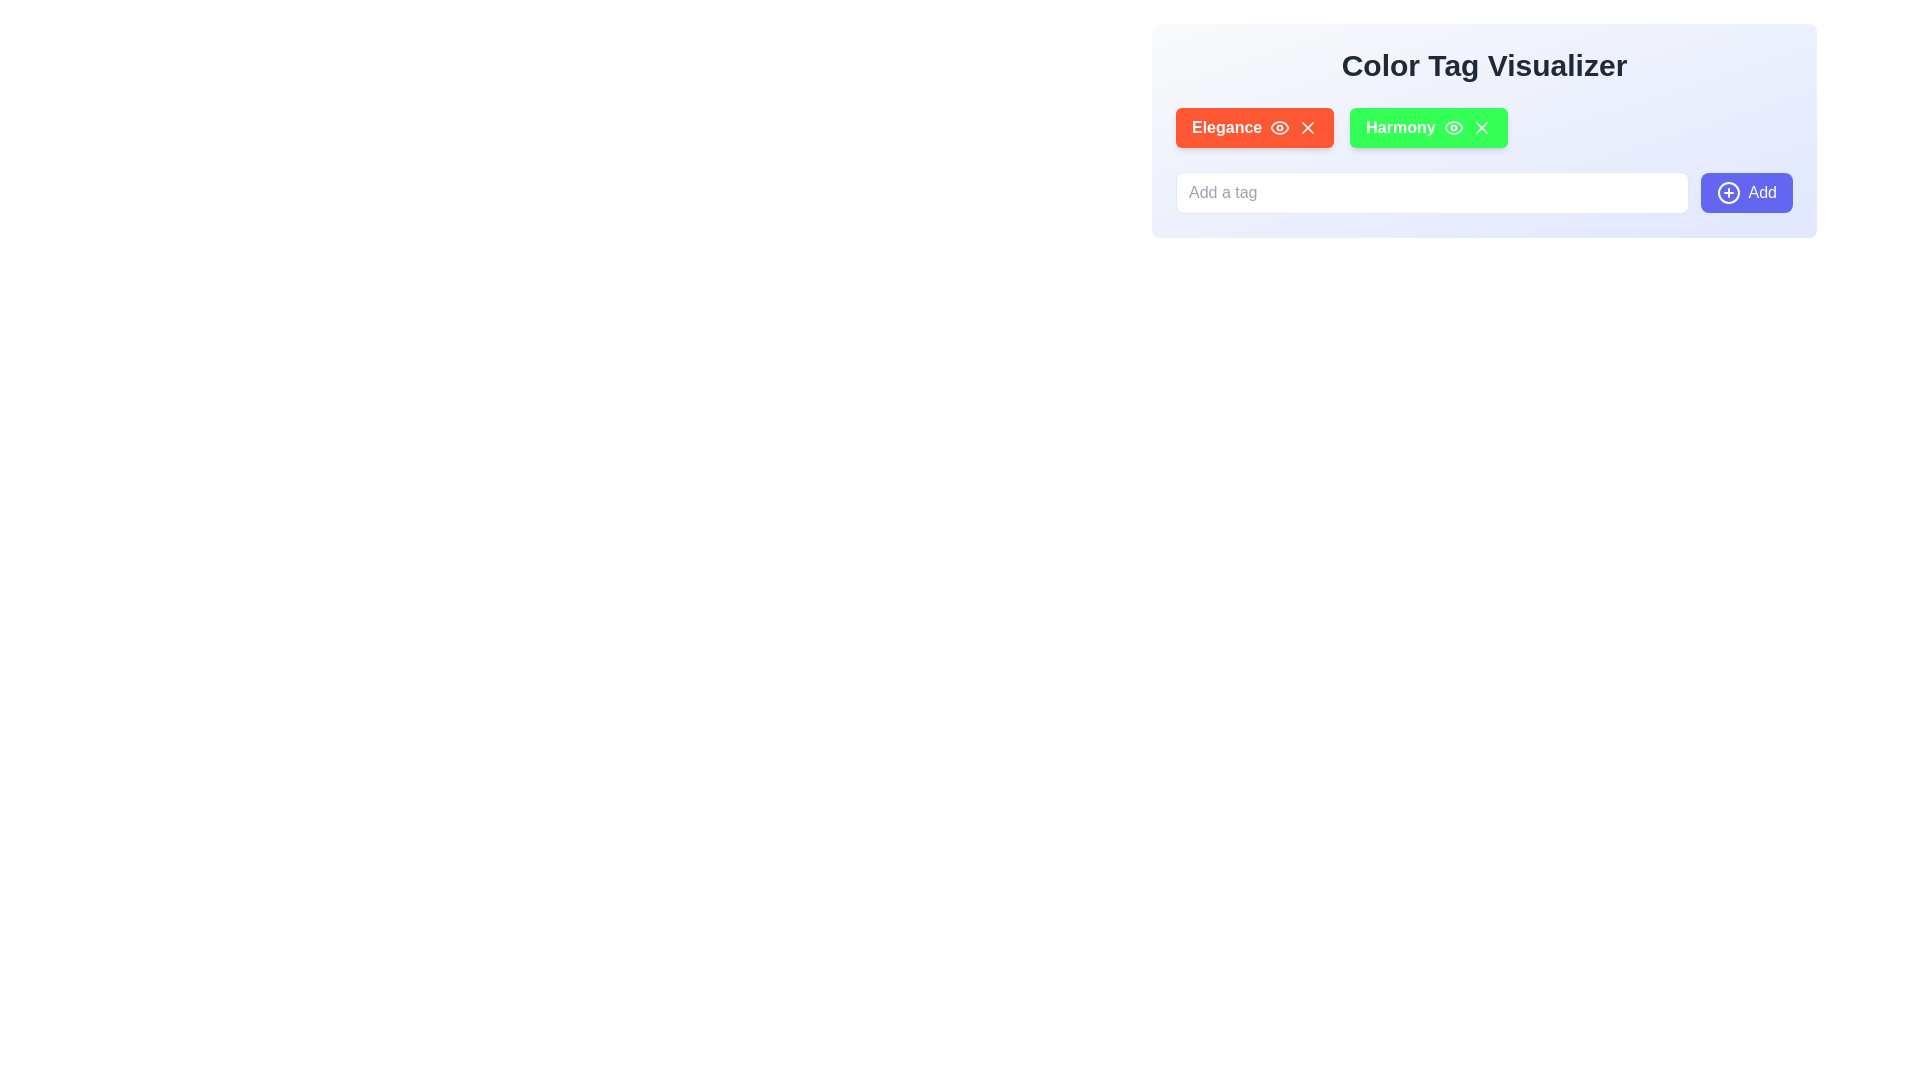 The image size is (1920, 1080). I want to click on the 'Harmony' button, which is a green rectangular button with bold white text and two white icons (an eye symbol and an 'X'), so click(1427, 127).